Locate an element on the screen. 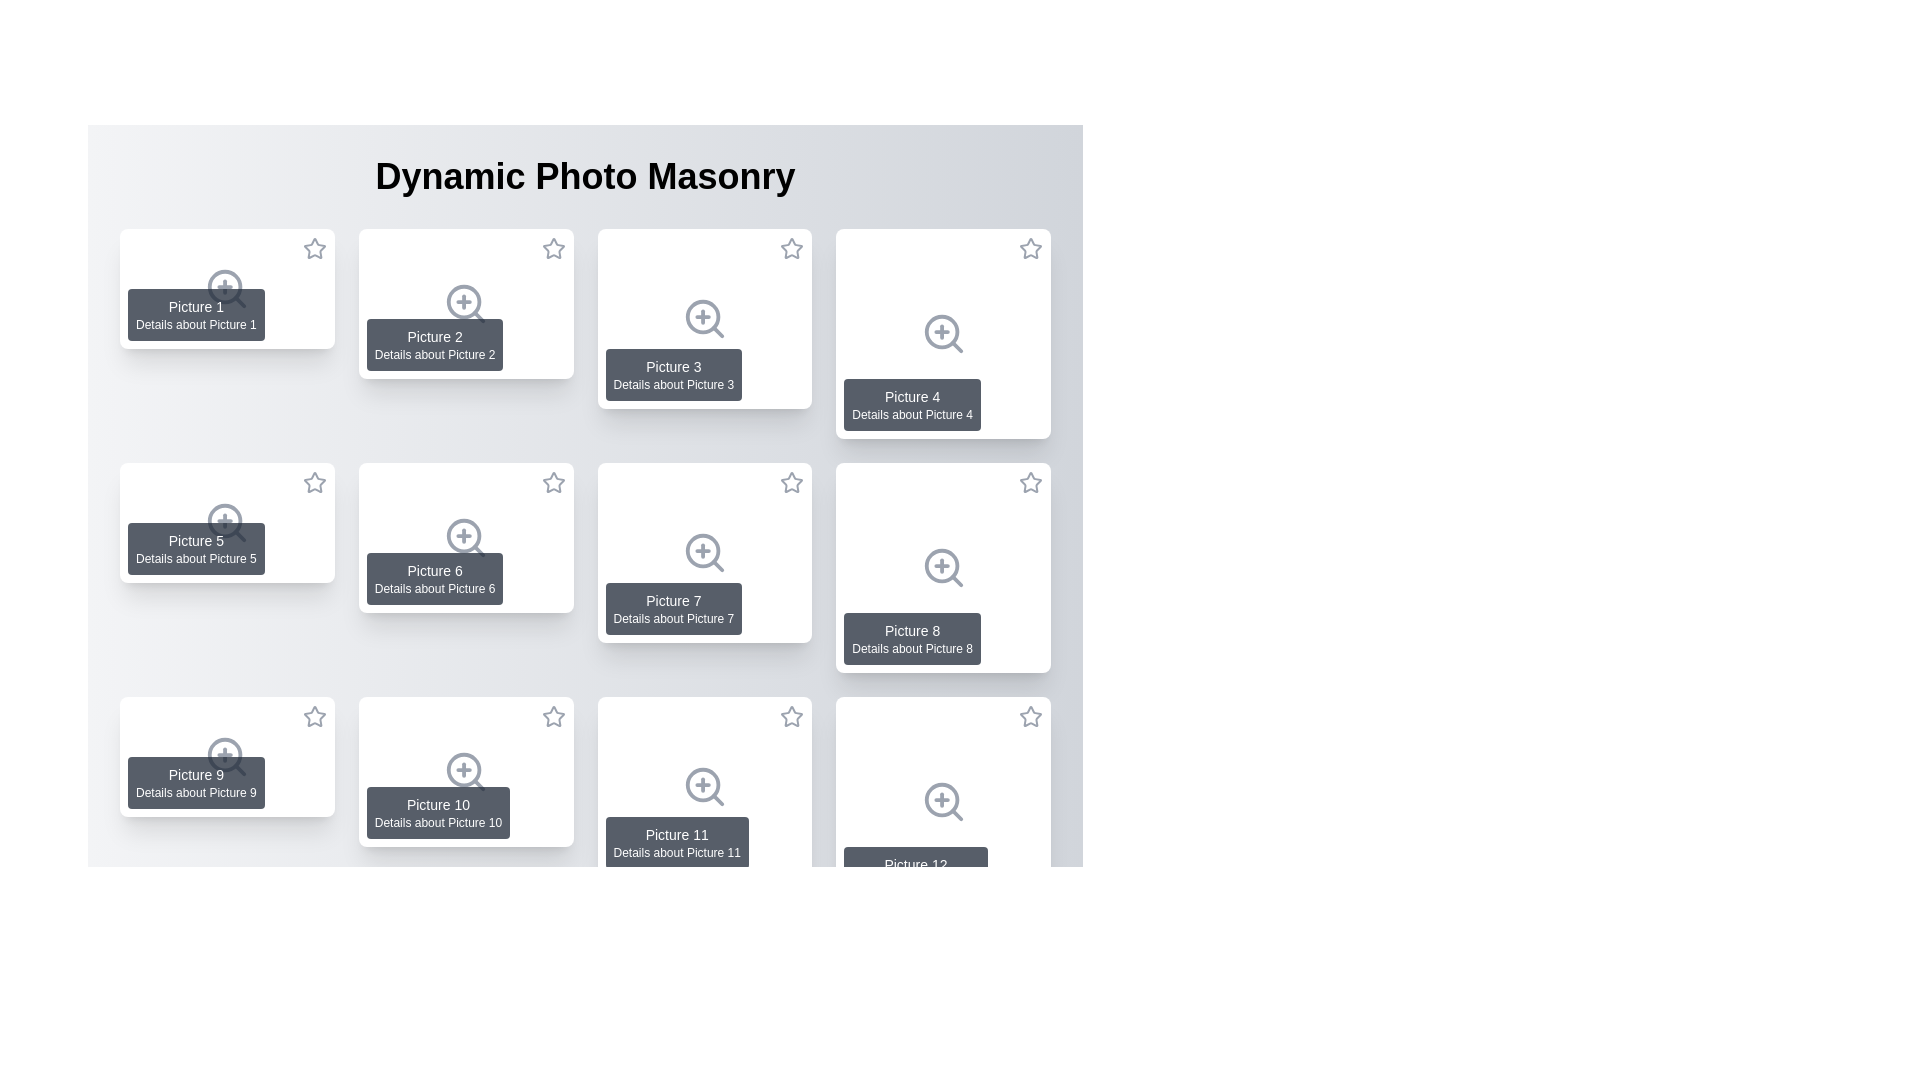 The width and height of the screenshot is (1920, 1080). the circular part of the magnifying glass graphic located in the top-right quadrant of the 'Picture 4' photo card is located at coordinates (940, 331).